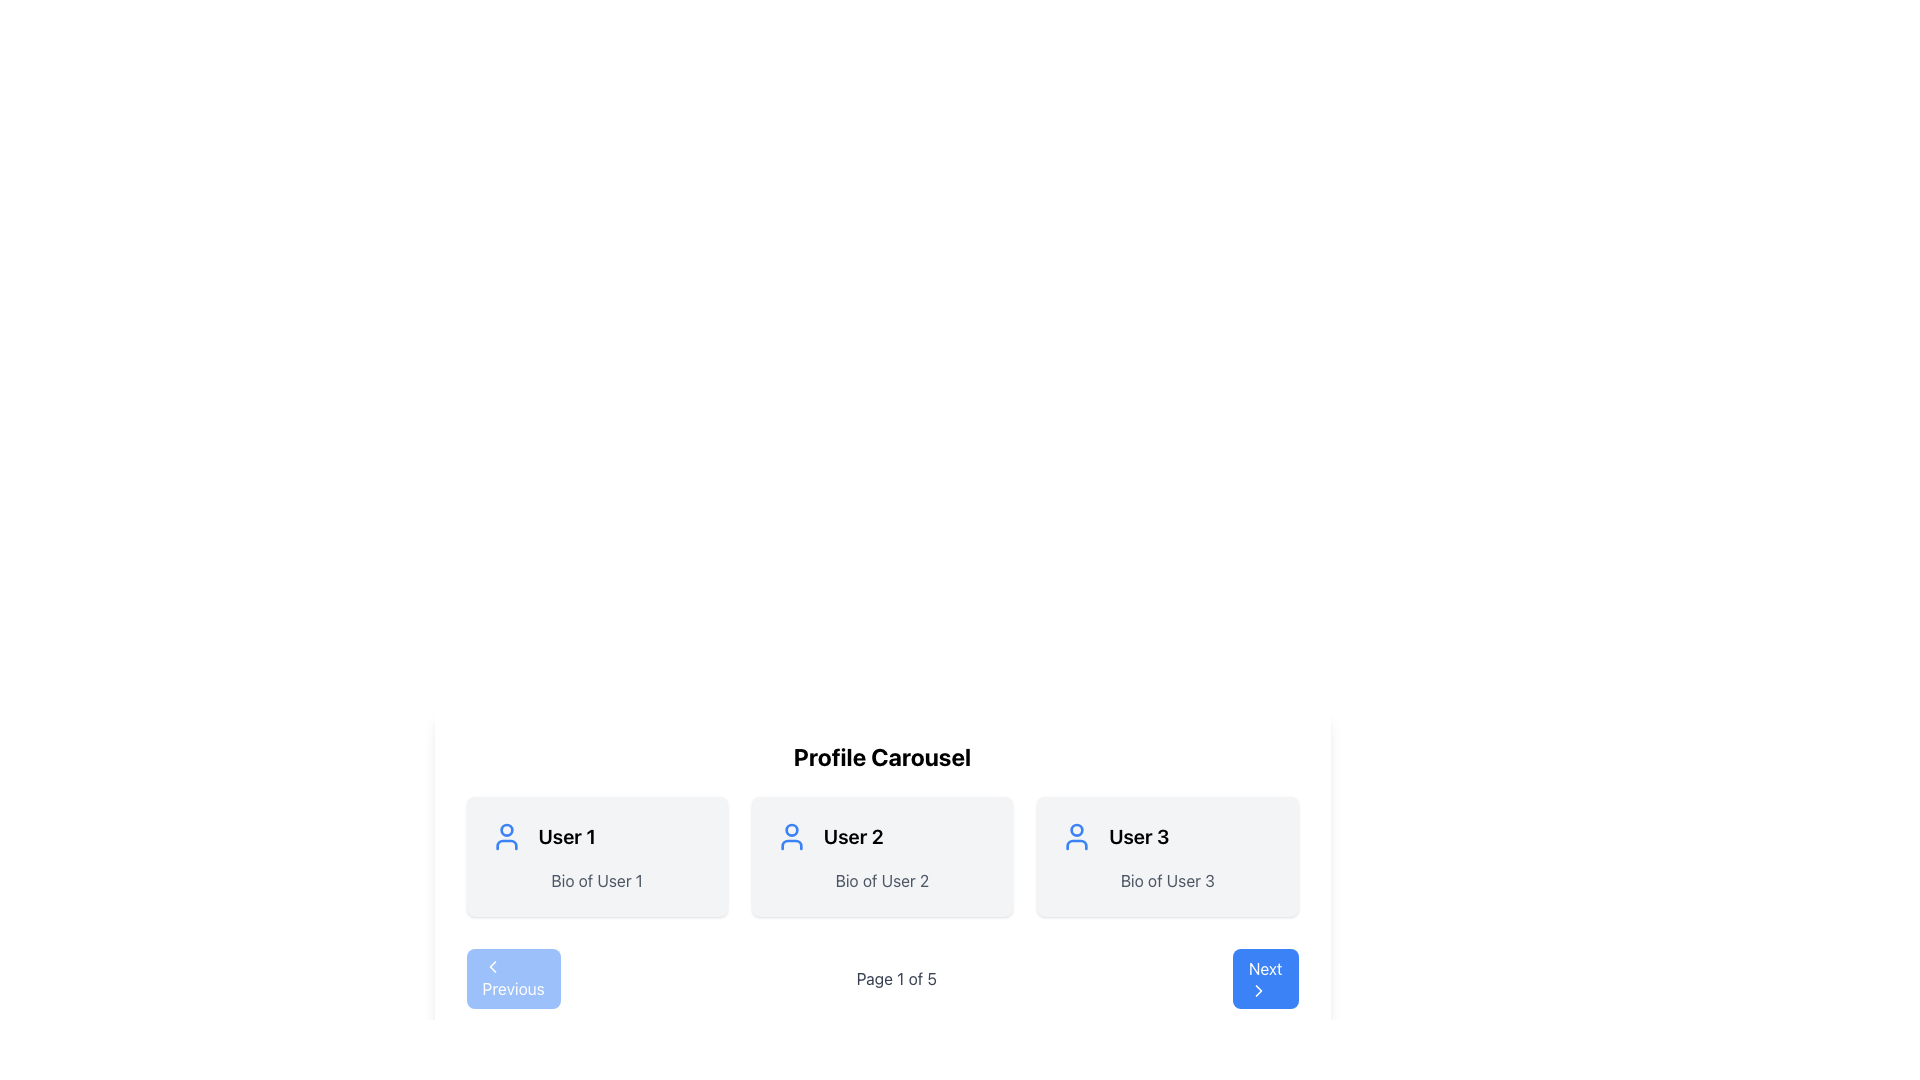 The width and height of the screenshot is (1920, 1080). What do you see at coordinates (1167, 837) in the screenshot?
I see `the user profile title label located in the third card of the carousel` at bounding box center [1167, 837].